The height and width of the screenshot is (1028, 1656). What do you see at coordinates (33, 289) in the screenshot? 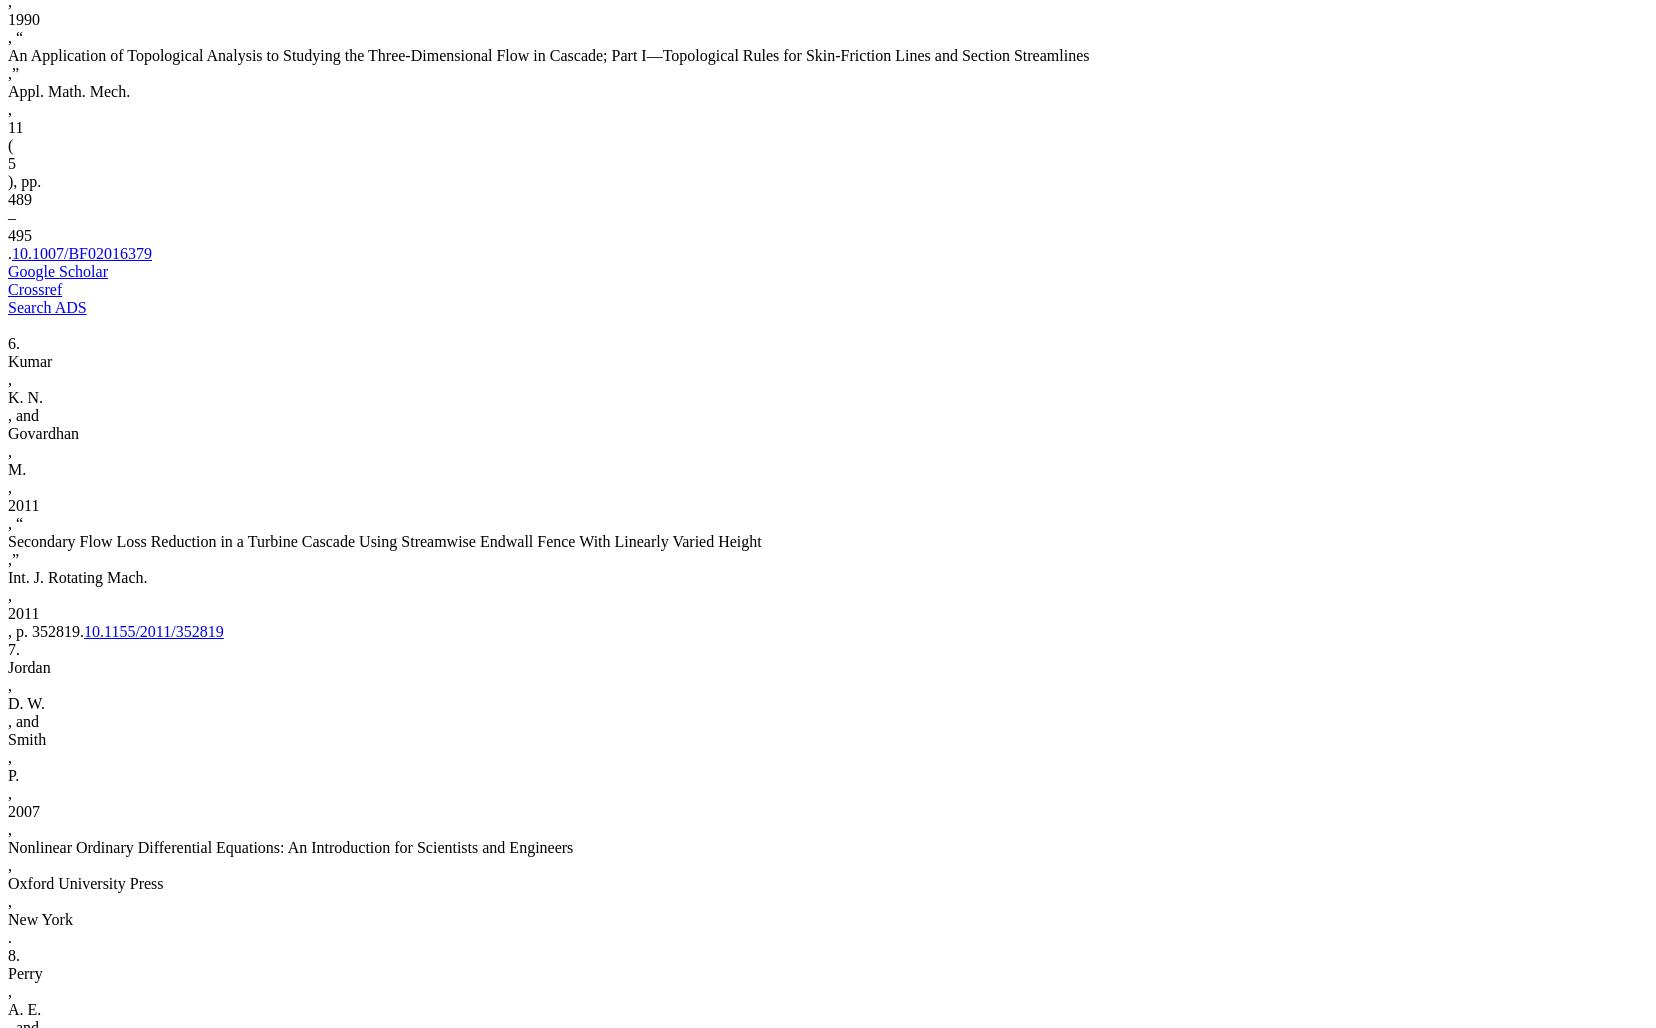
I see `'Crossref'` at bounding box center [33, 289].